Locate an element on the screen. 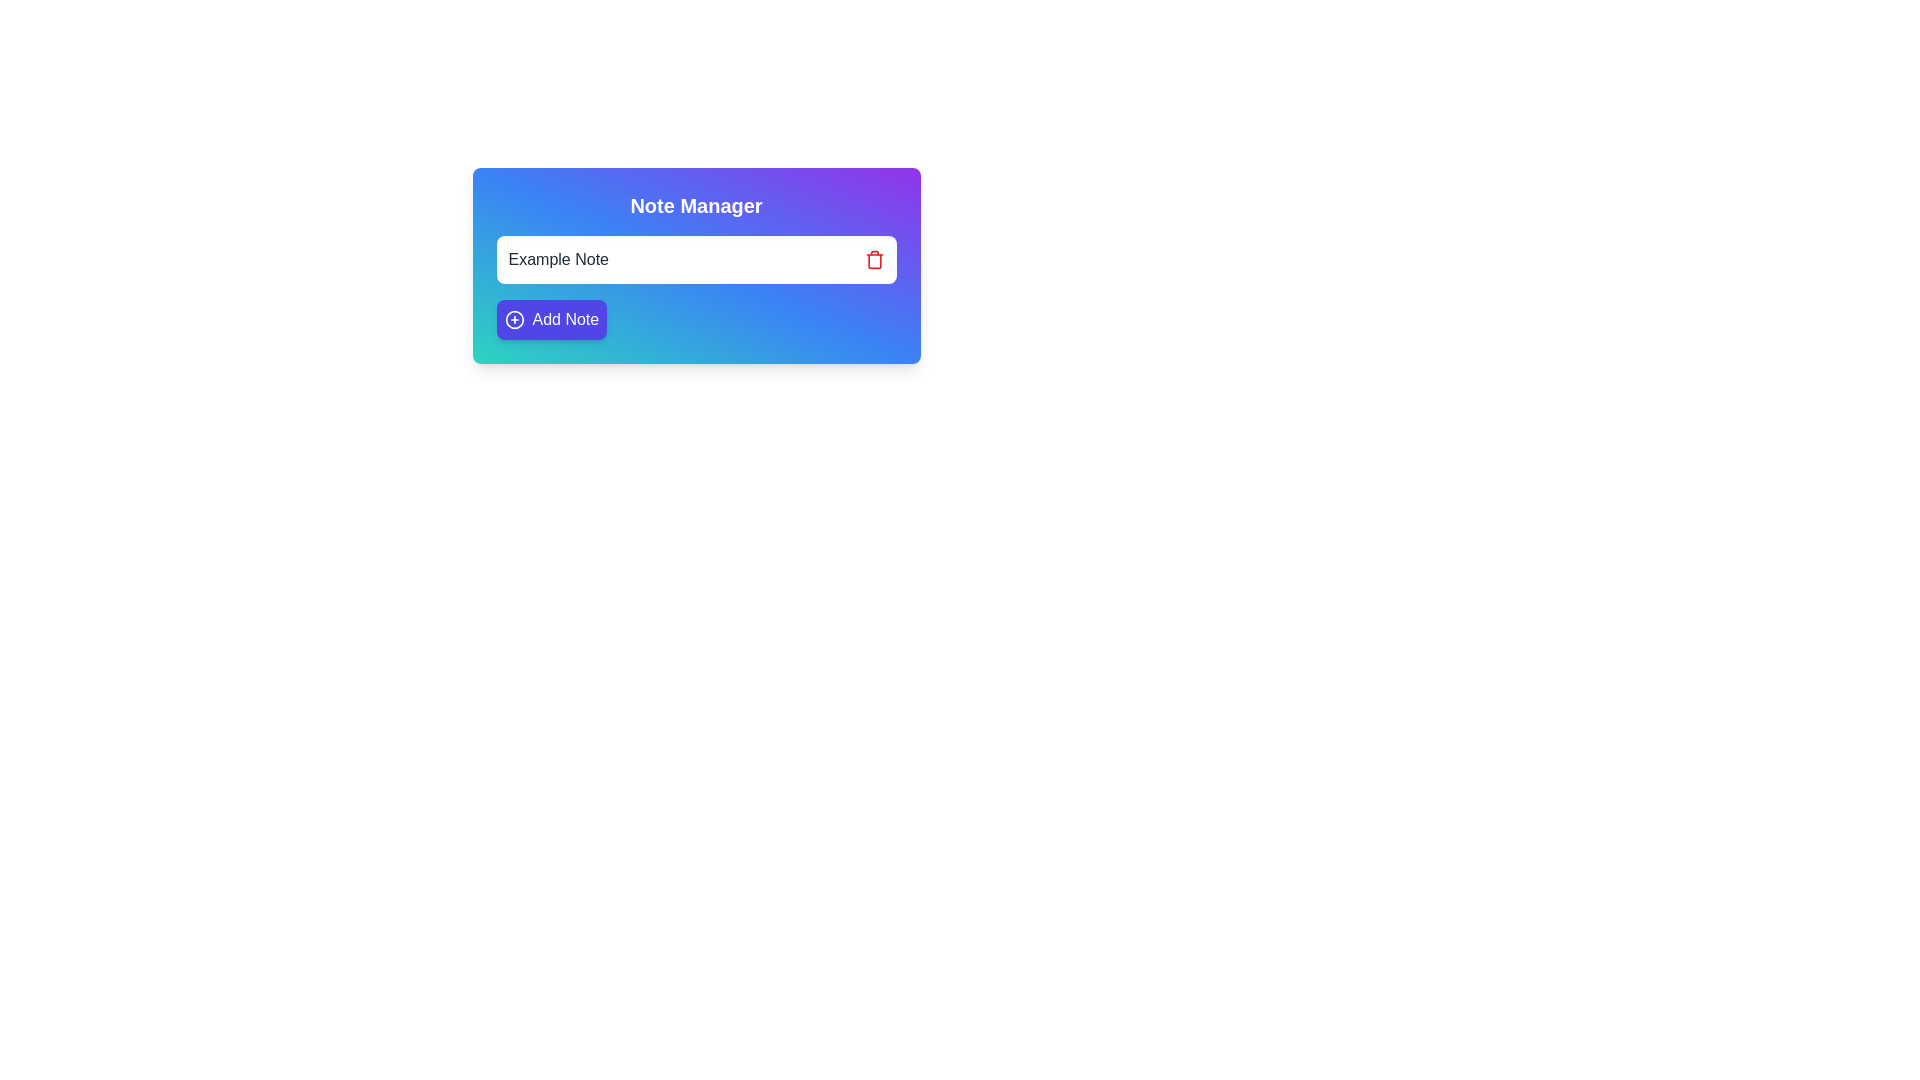  the circular graphic icon element located to the left of the 'Add Note' button is located at coordinates (514, 319).